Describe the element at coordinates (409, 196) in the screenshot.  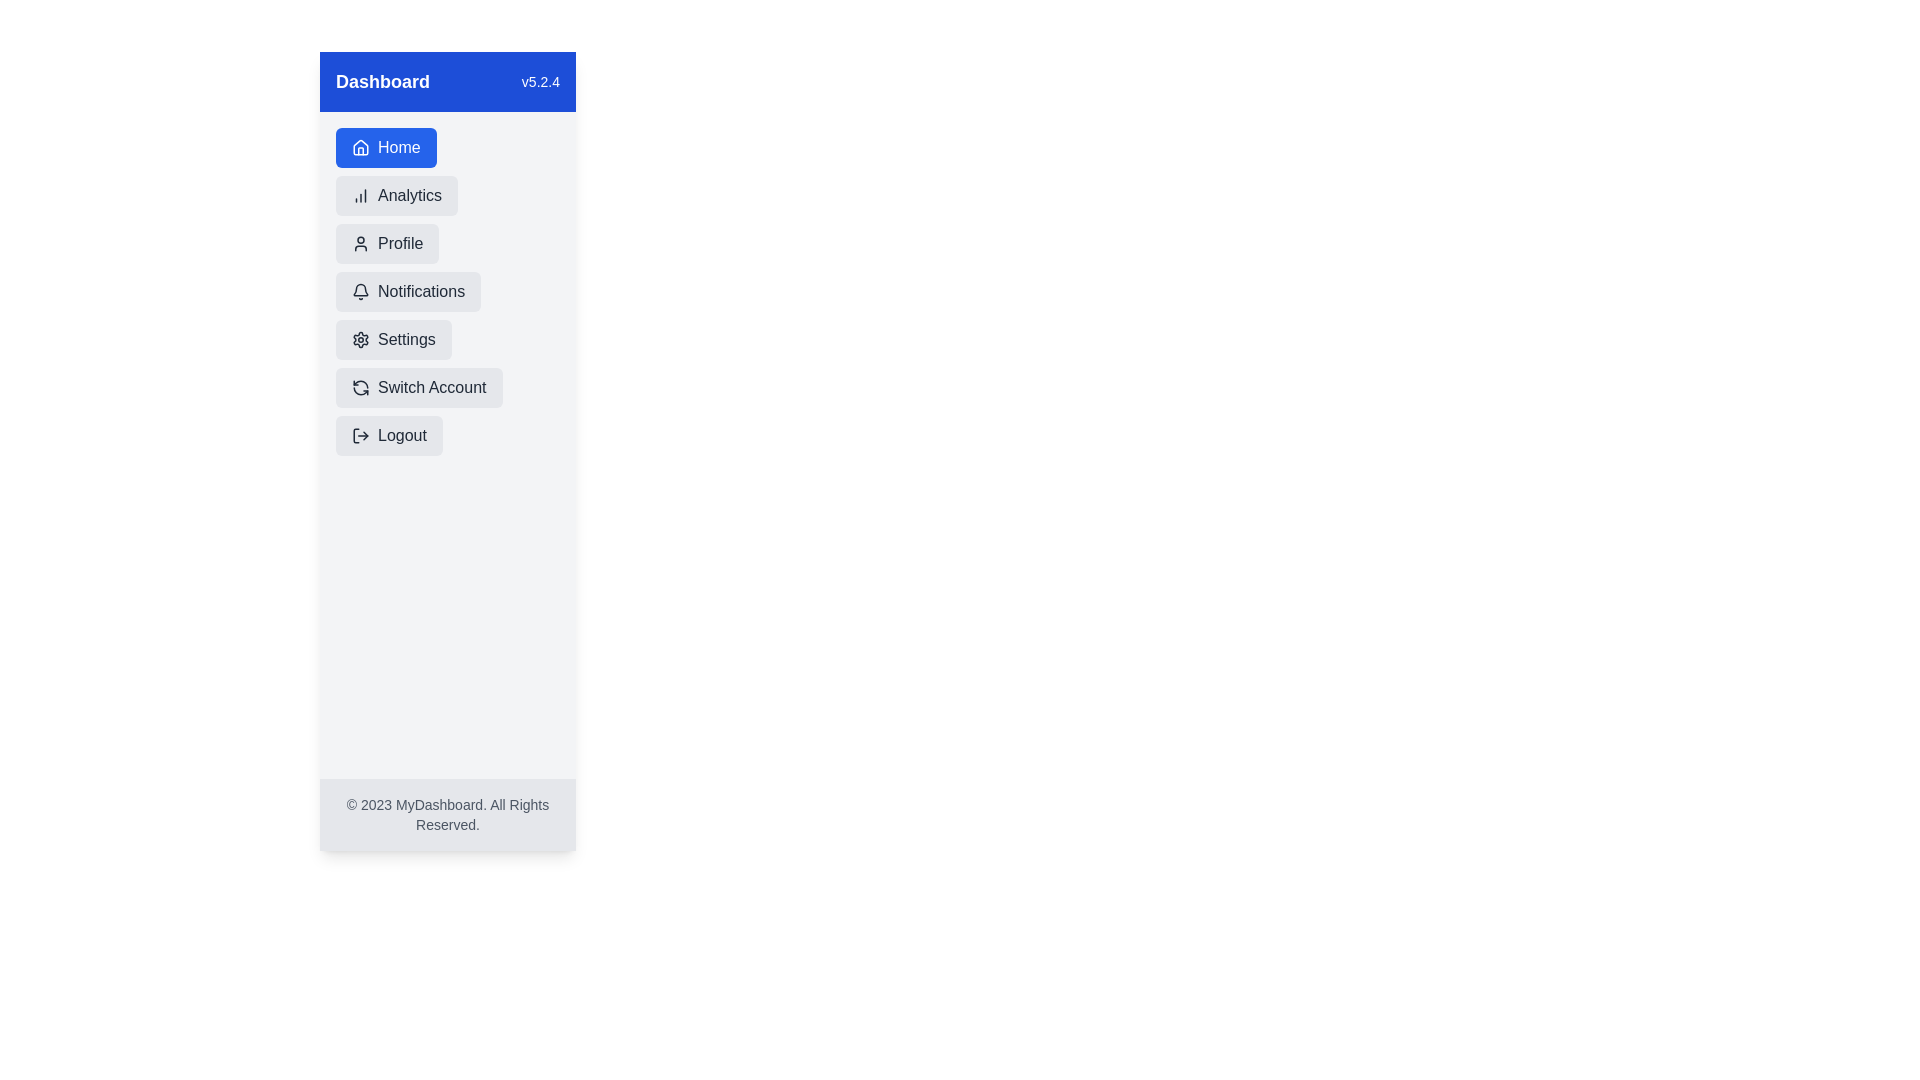
I see `the 'Analytics' text label located on the left vertical navigation bar` at that location.